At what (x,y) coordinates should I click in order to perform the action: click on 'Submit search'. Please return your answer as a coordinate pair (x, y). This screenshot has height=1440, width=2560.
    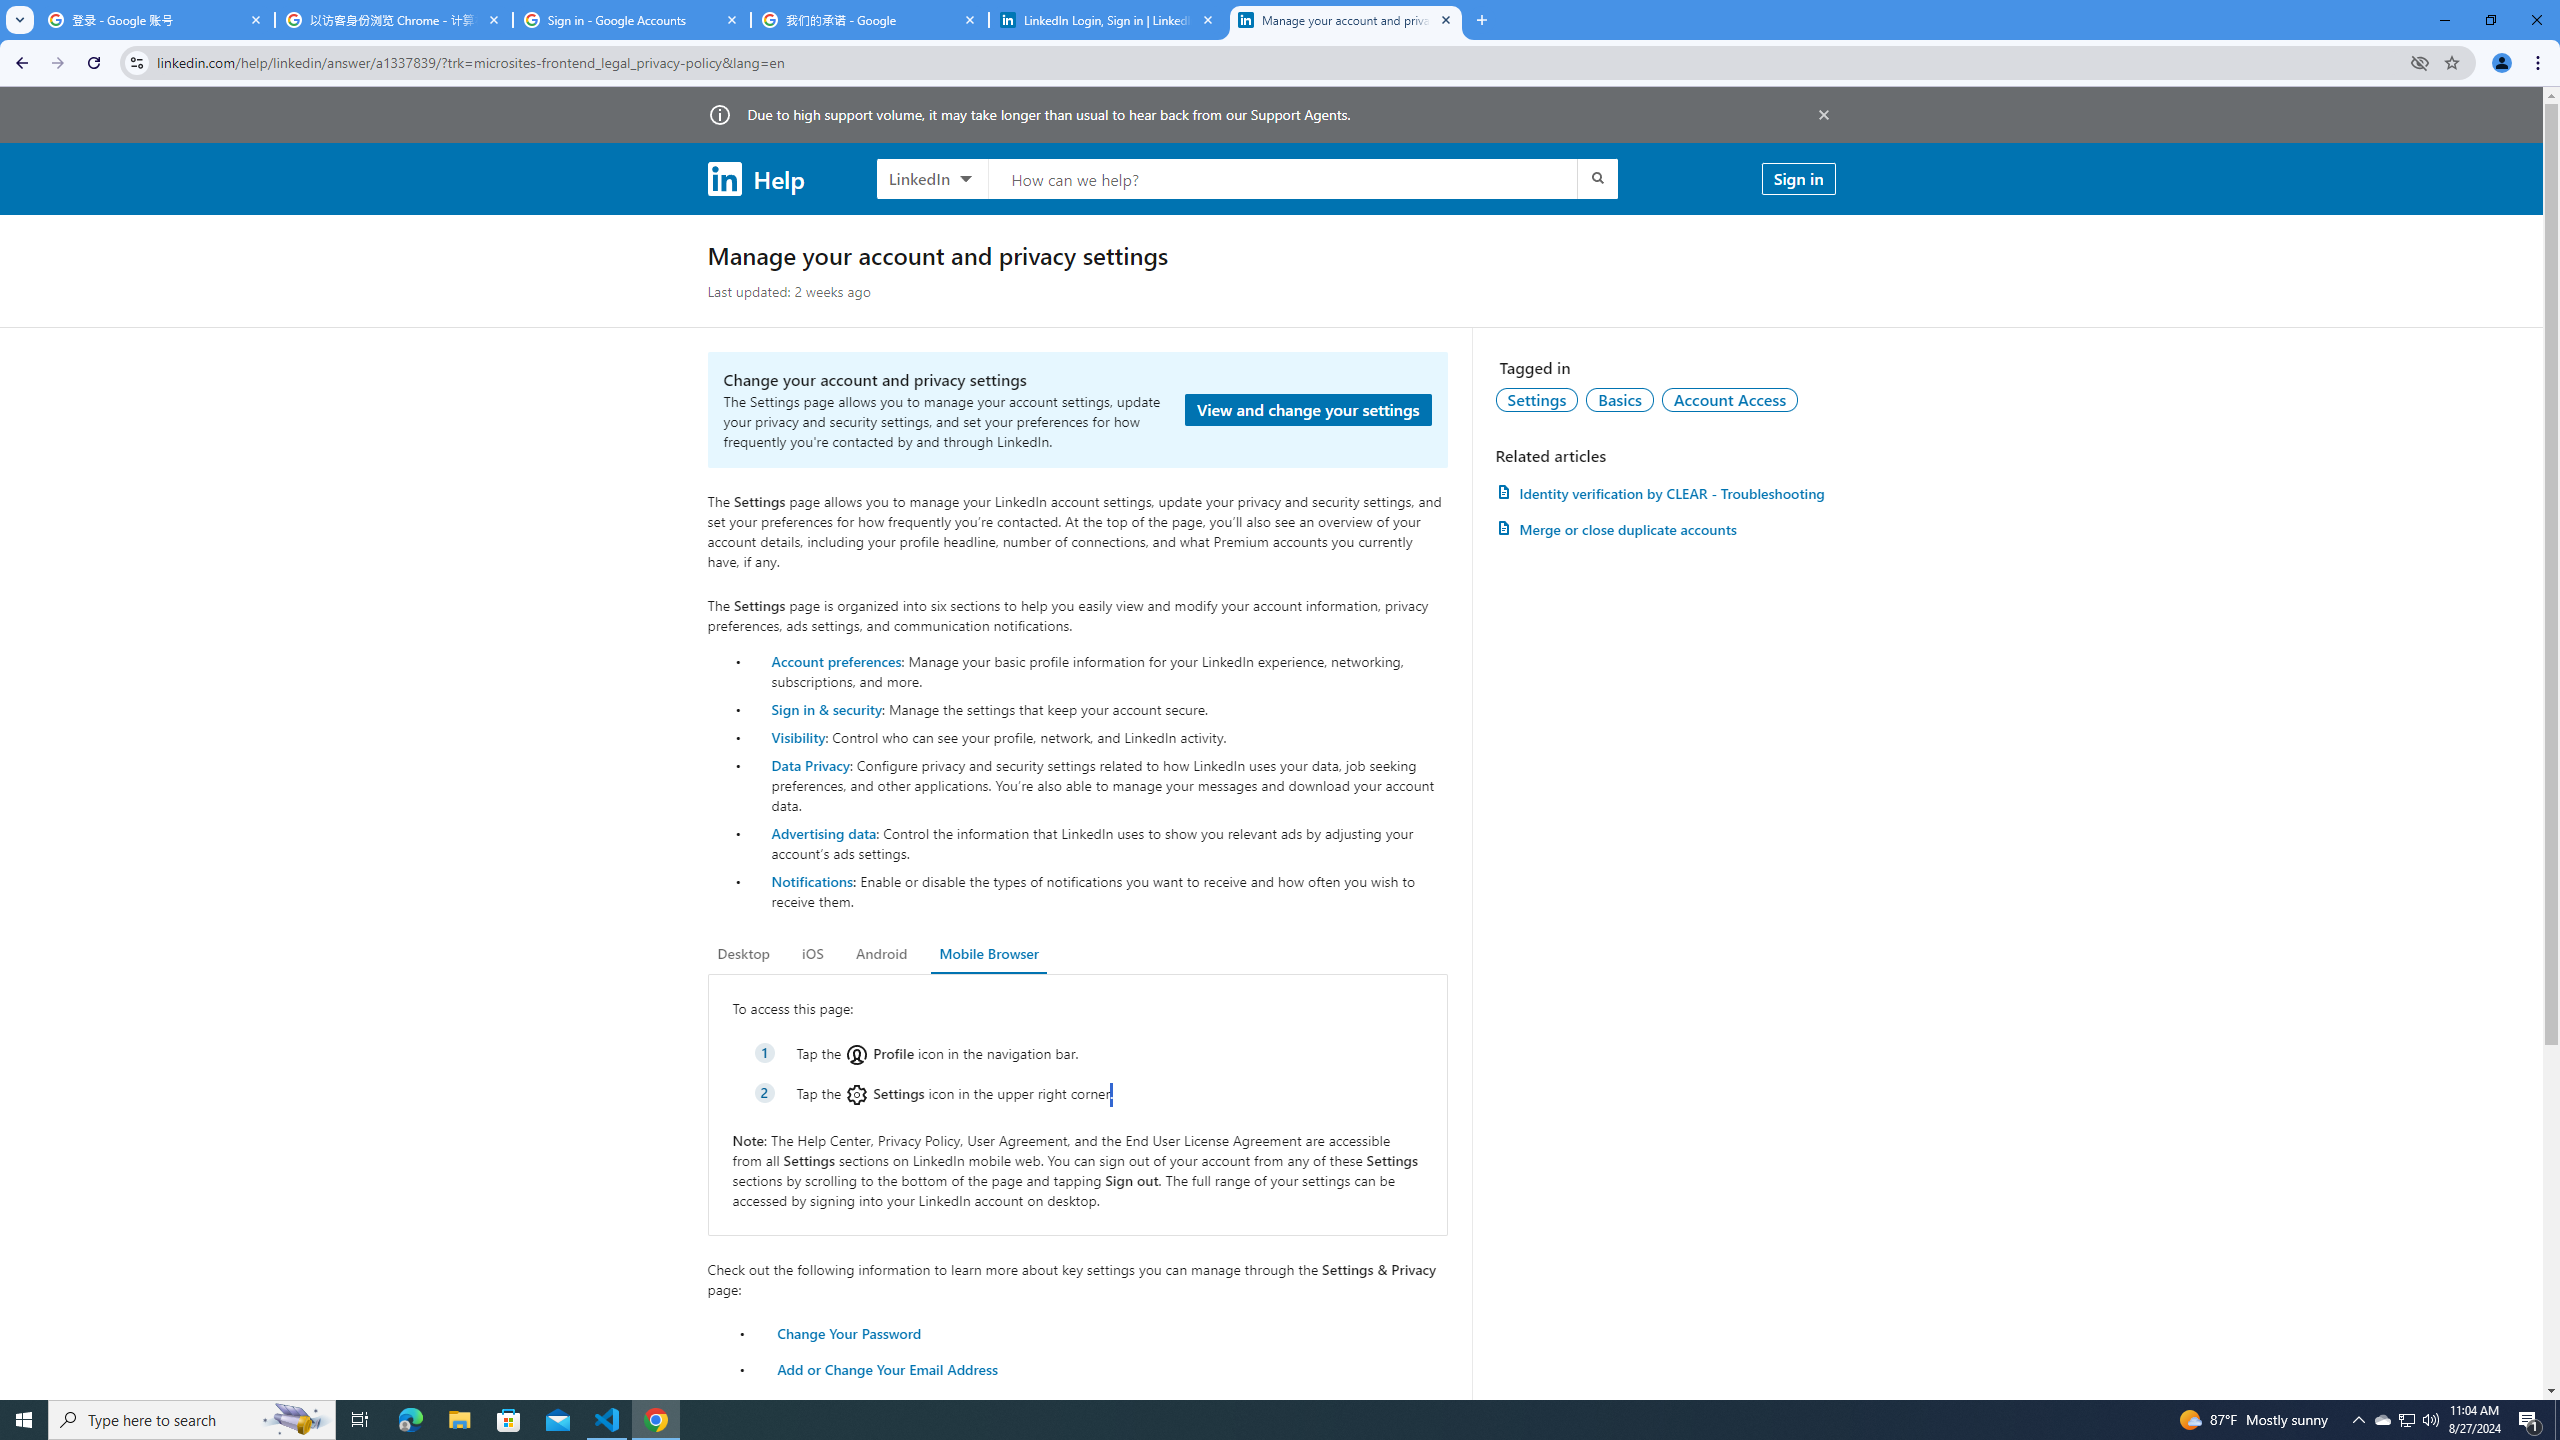
    Looking at the image, I should click on (1597, 177).